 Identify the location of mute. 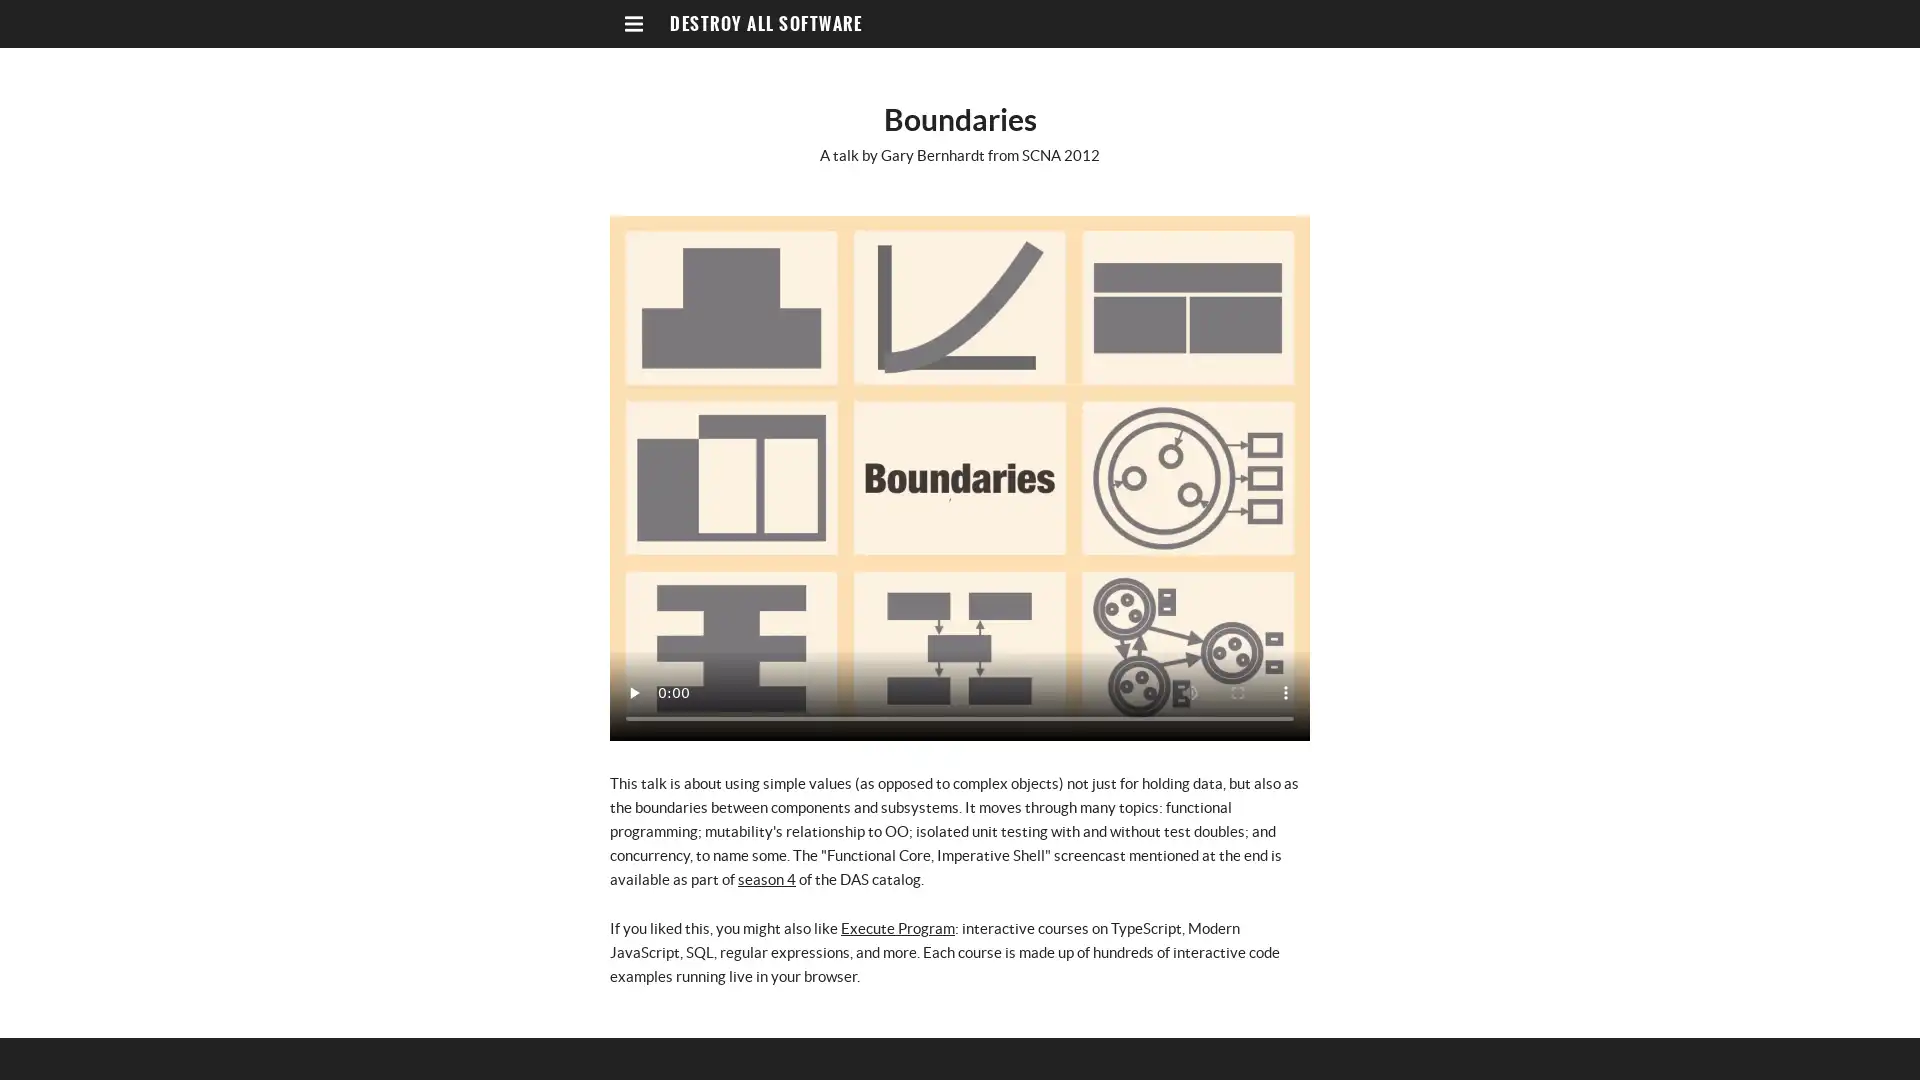
(1190, 692).